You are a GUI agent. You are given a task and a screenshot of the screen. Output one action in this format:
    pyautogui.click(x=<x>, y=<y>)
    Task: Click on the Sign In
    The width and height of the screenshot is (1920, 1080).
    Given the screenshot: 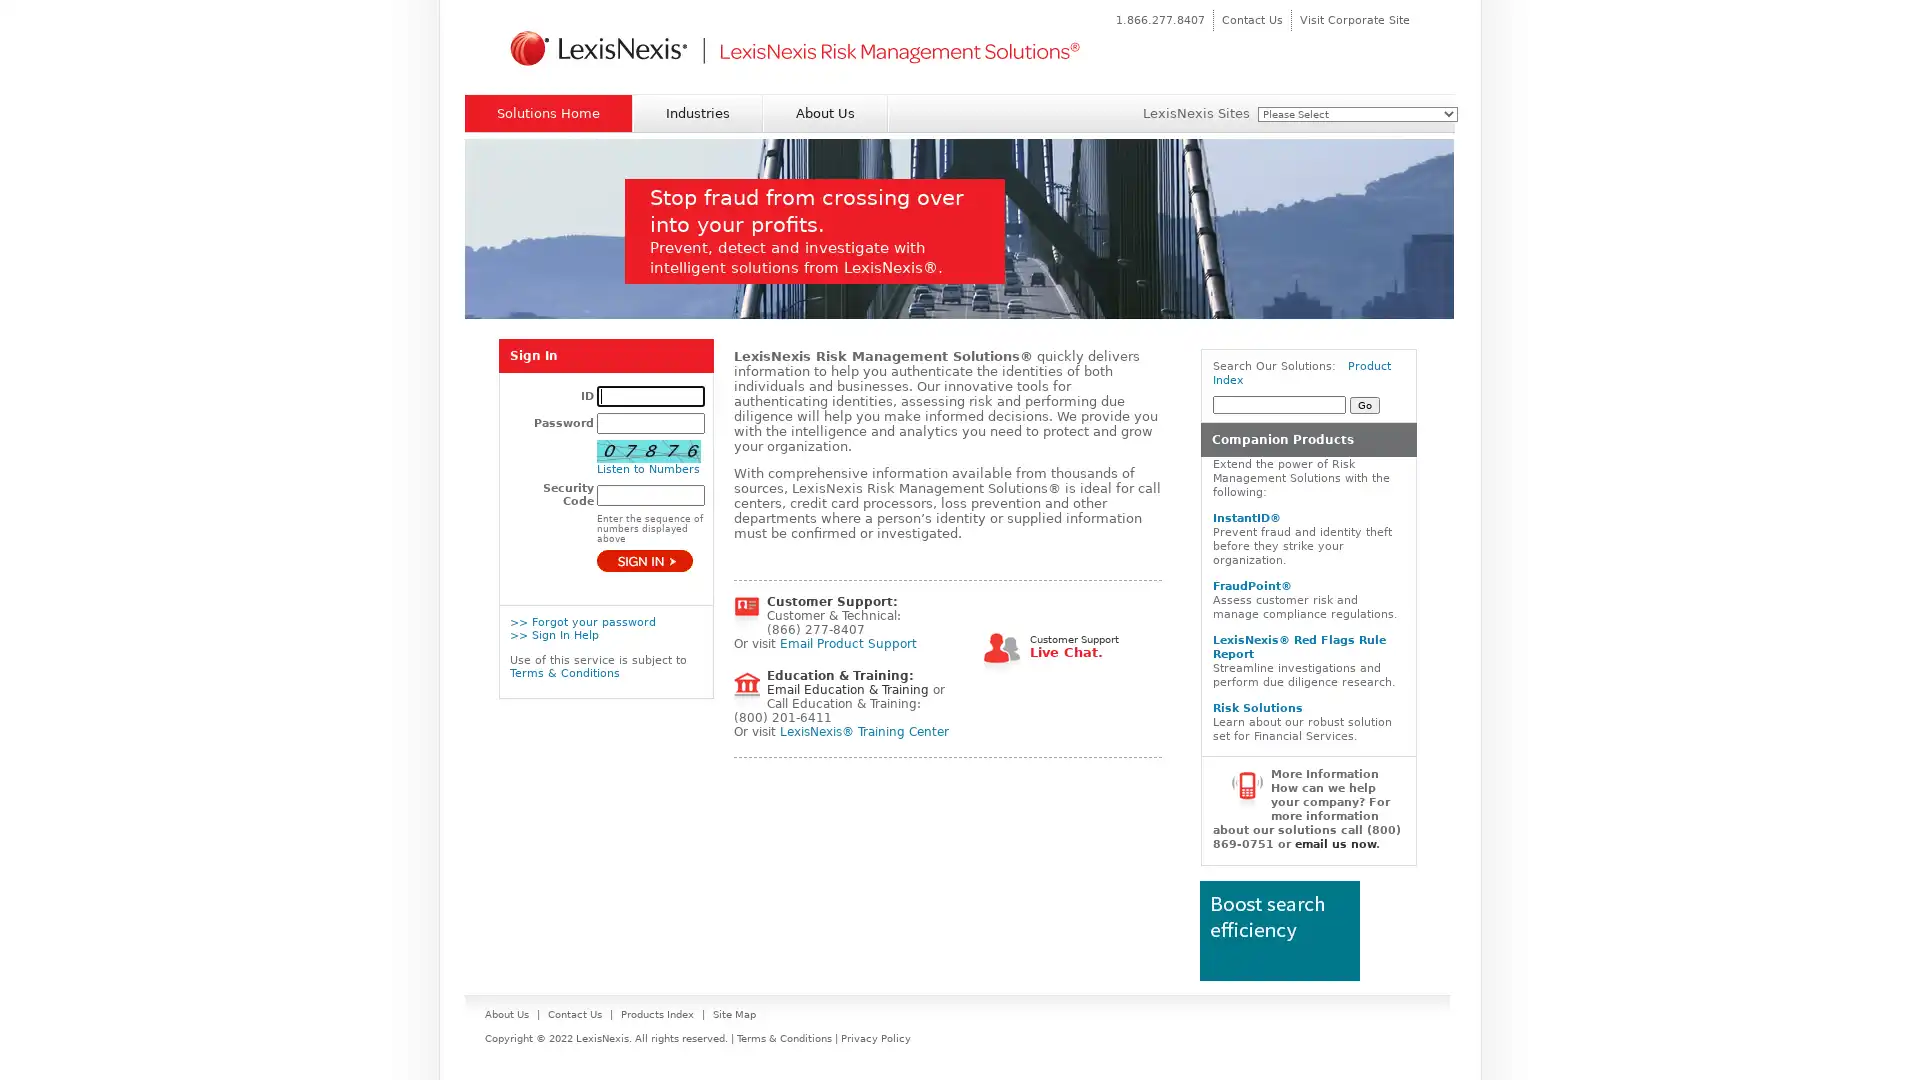 What is the action you would take?
    pyautogui.click(x=644, y=560)
    